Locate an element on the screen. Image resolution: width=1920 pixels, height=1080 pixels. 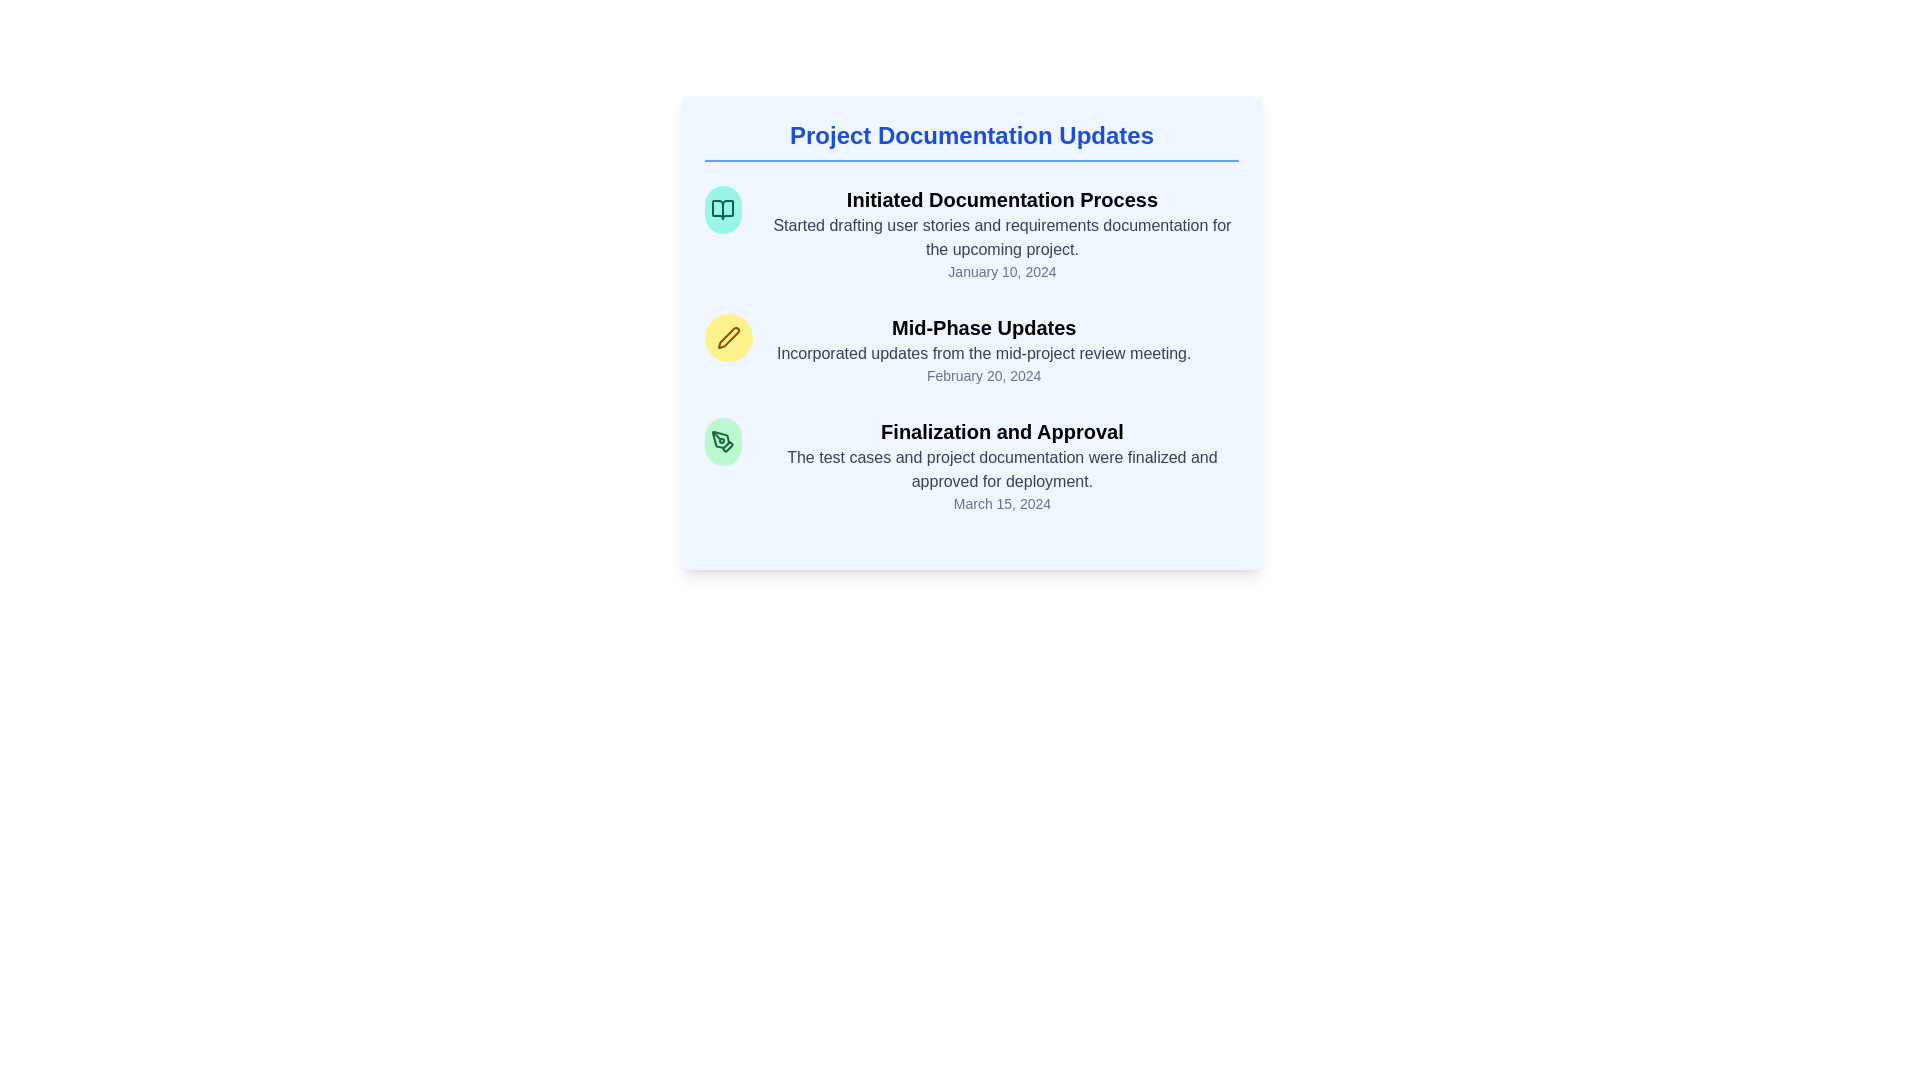
timestamp label displaying 'February 20, 2024', which is styled in a small gray font and located below 'Mid-Phase Updates' is located at coordinates (984, 375).